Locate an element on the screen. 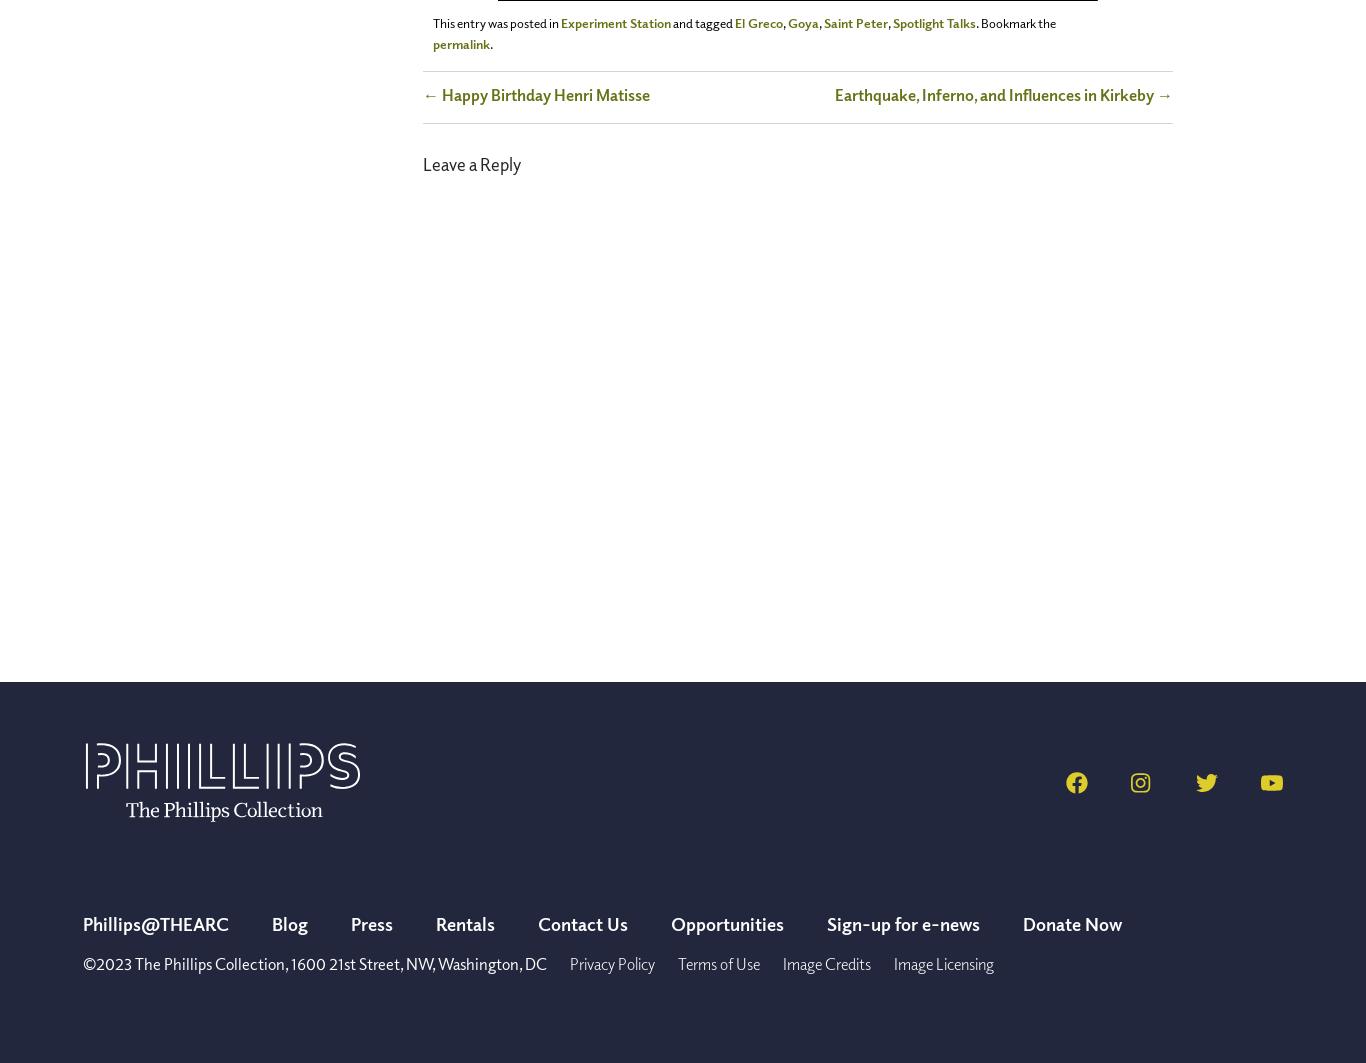  '©2023 The Phillips Collection, 1600 21st Street, NW, Washington, DC' is located at coordinates (314, 963).